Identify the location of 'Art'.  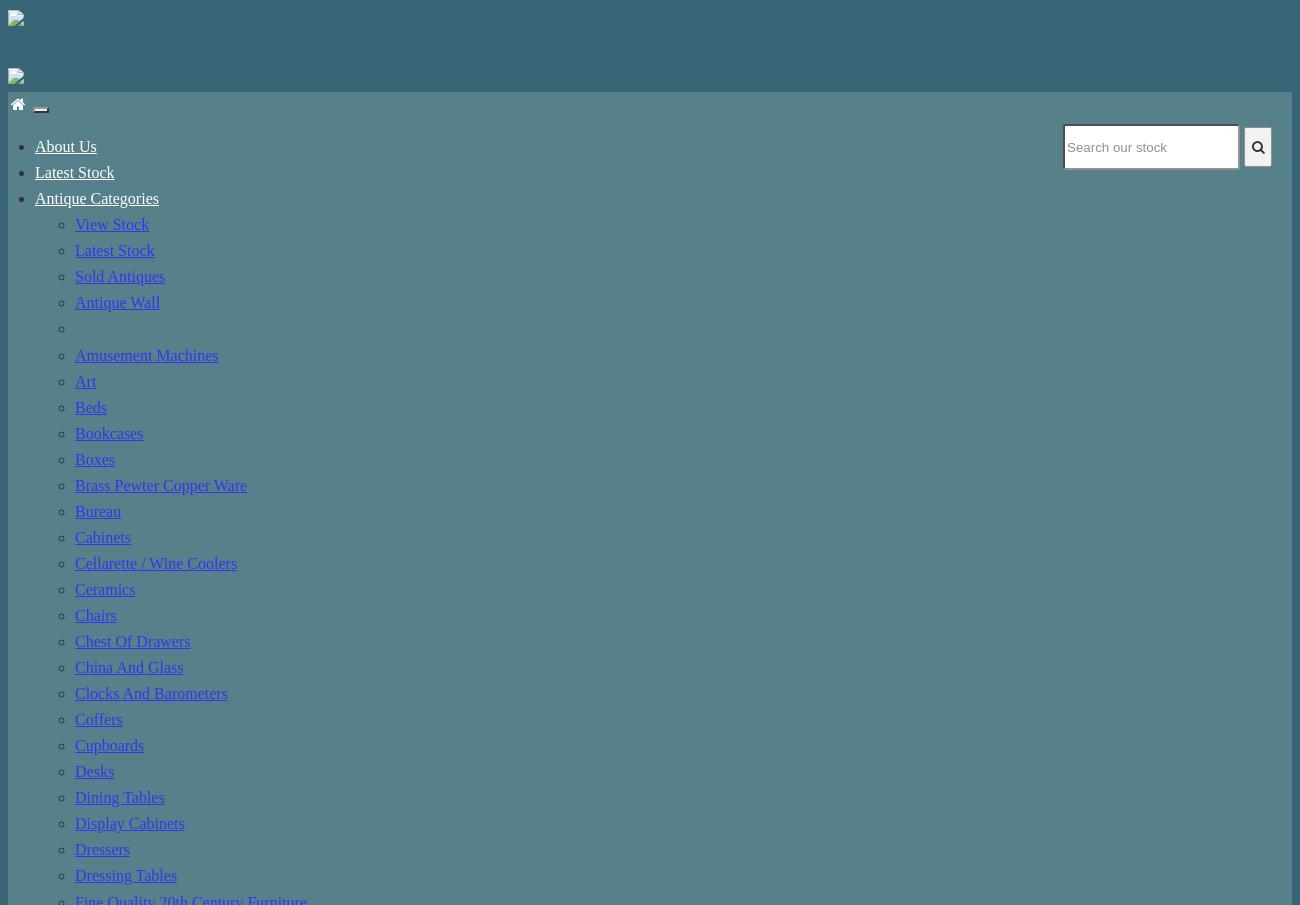
(75, 380).